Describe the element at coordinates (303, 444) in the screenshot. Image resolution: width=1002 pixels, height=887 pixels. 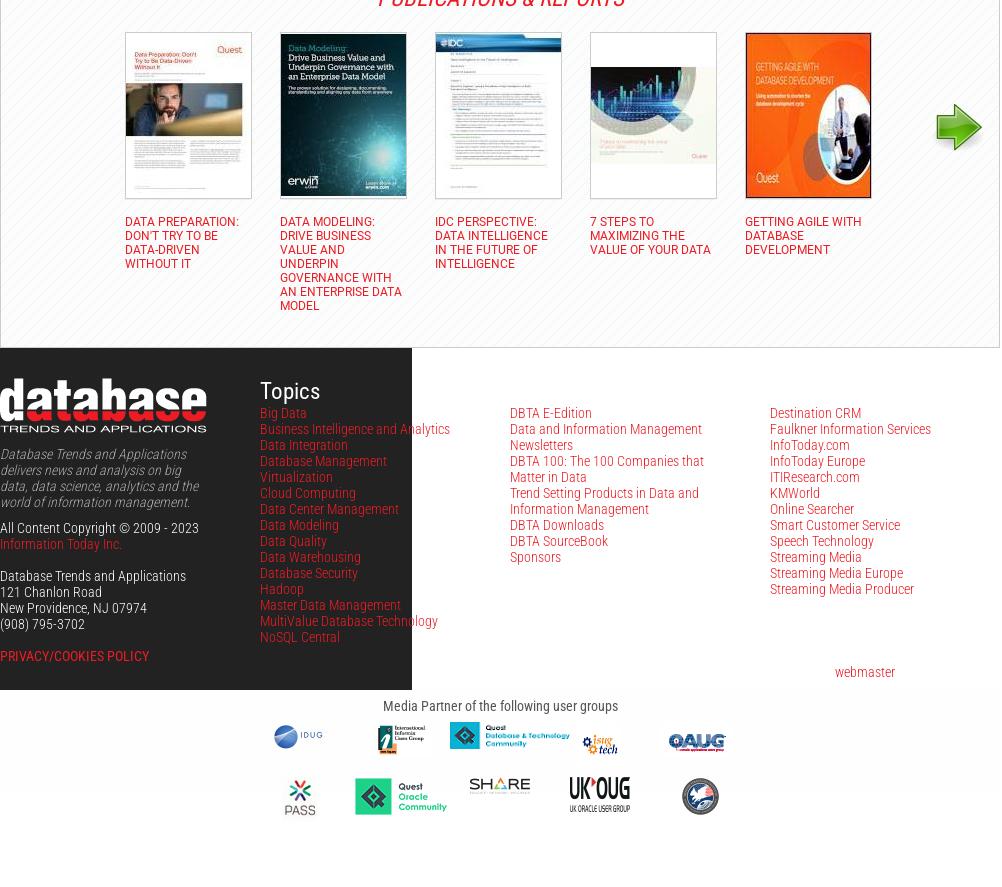
I see `'Data Integration'` at that location.